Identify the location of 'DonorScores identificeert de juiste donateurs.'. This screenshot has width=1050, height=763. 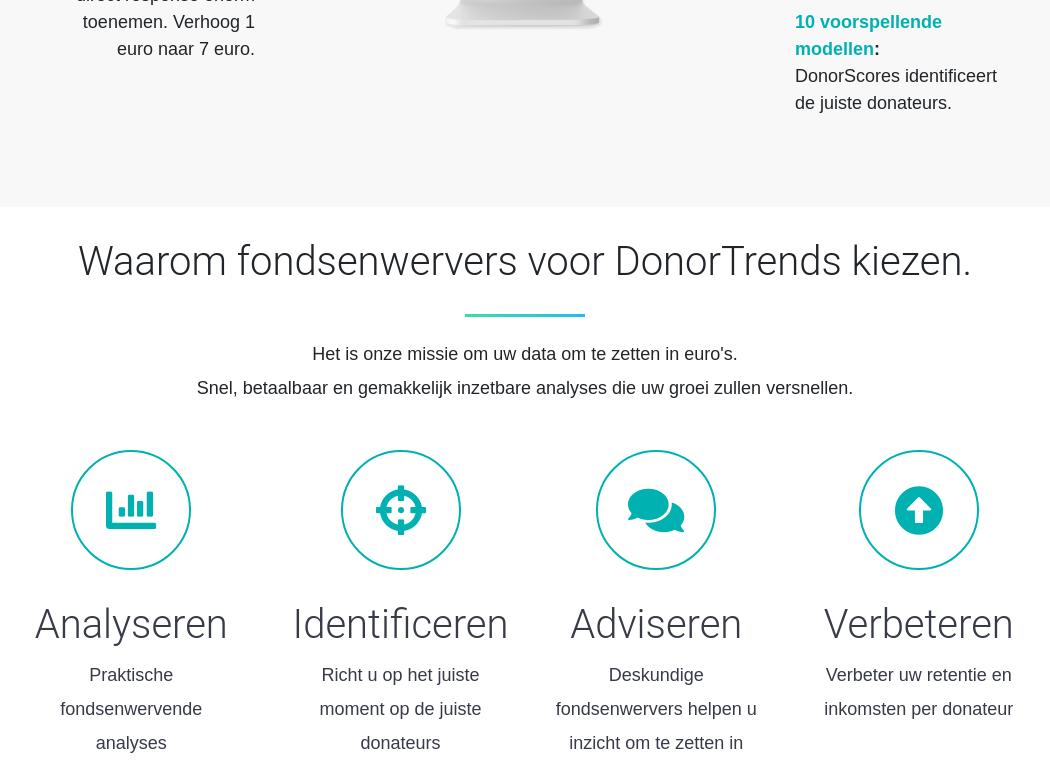
(894, 89).